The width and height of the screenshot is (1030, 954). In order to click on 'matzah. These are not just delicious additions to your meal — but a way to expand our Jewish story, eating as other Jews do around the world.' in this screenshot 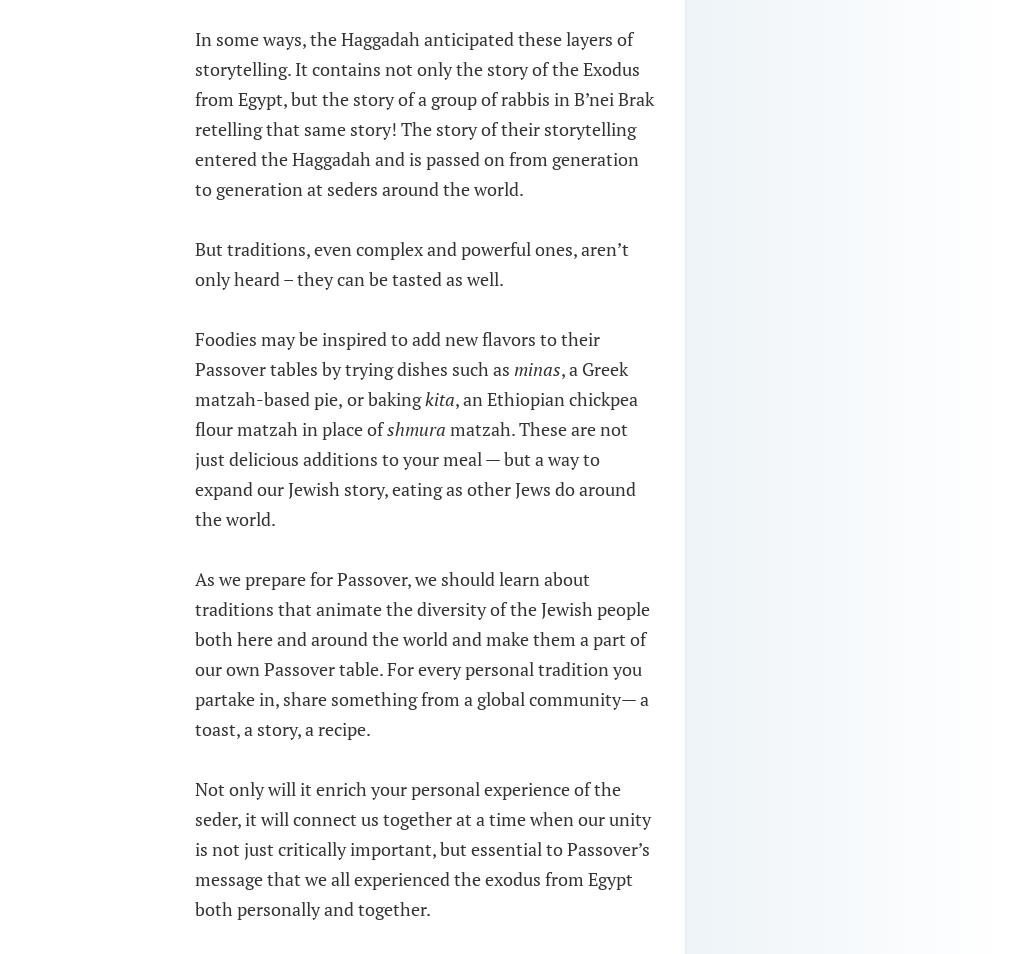, I will do `click(415, 474)`.